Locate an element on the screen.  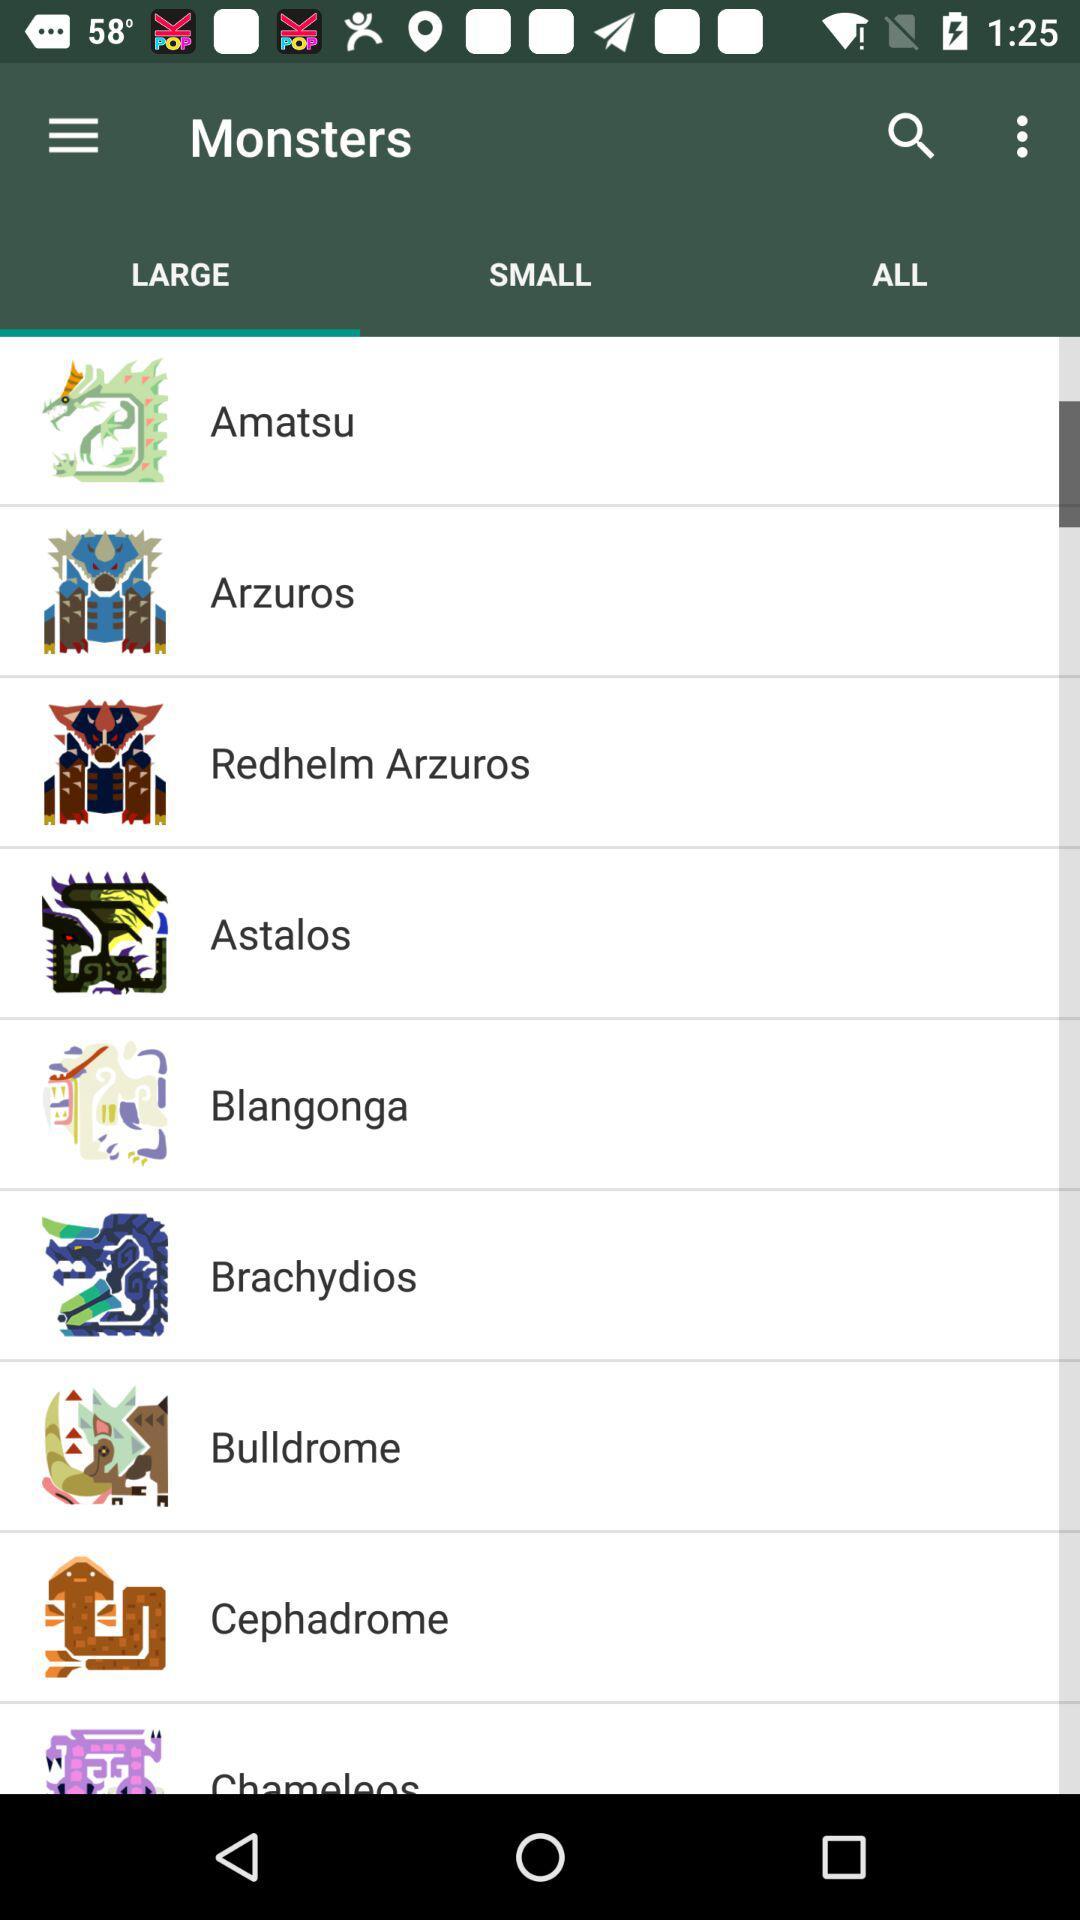
the item below the monsters is located at coordinates (540, 272).